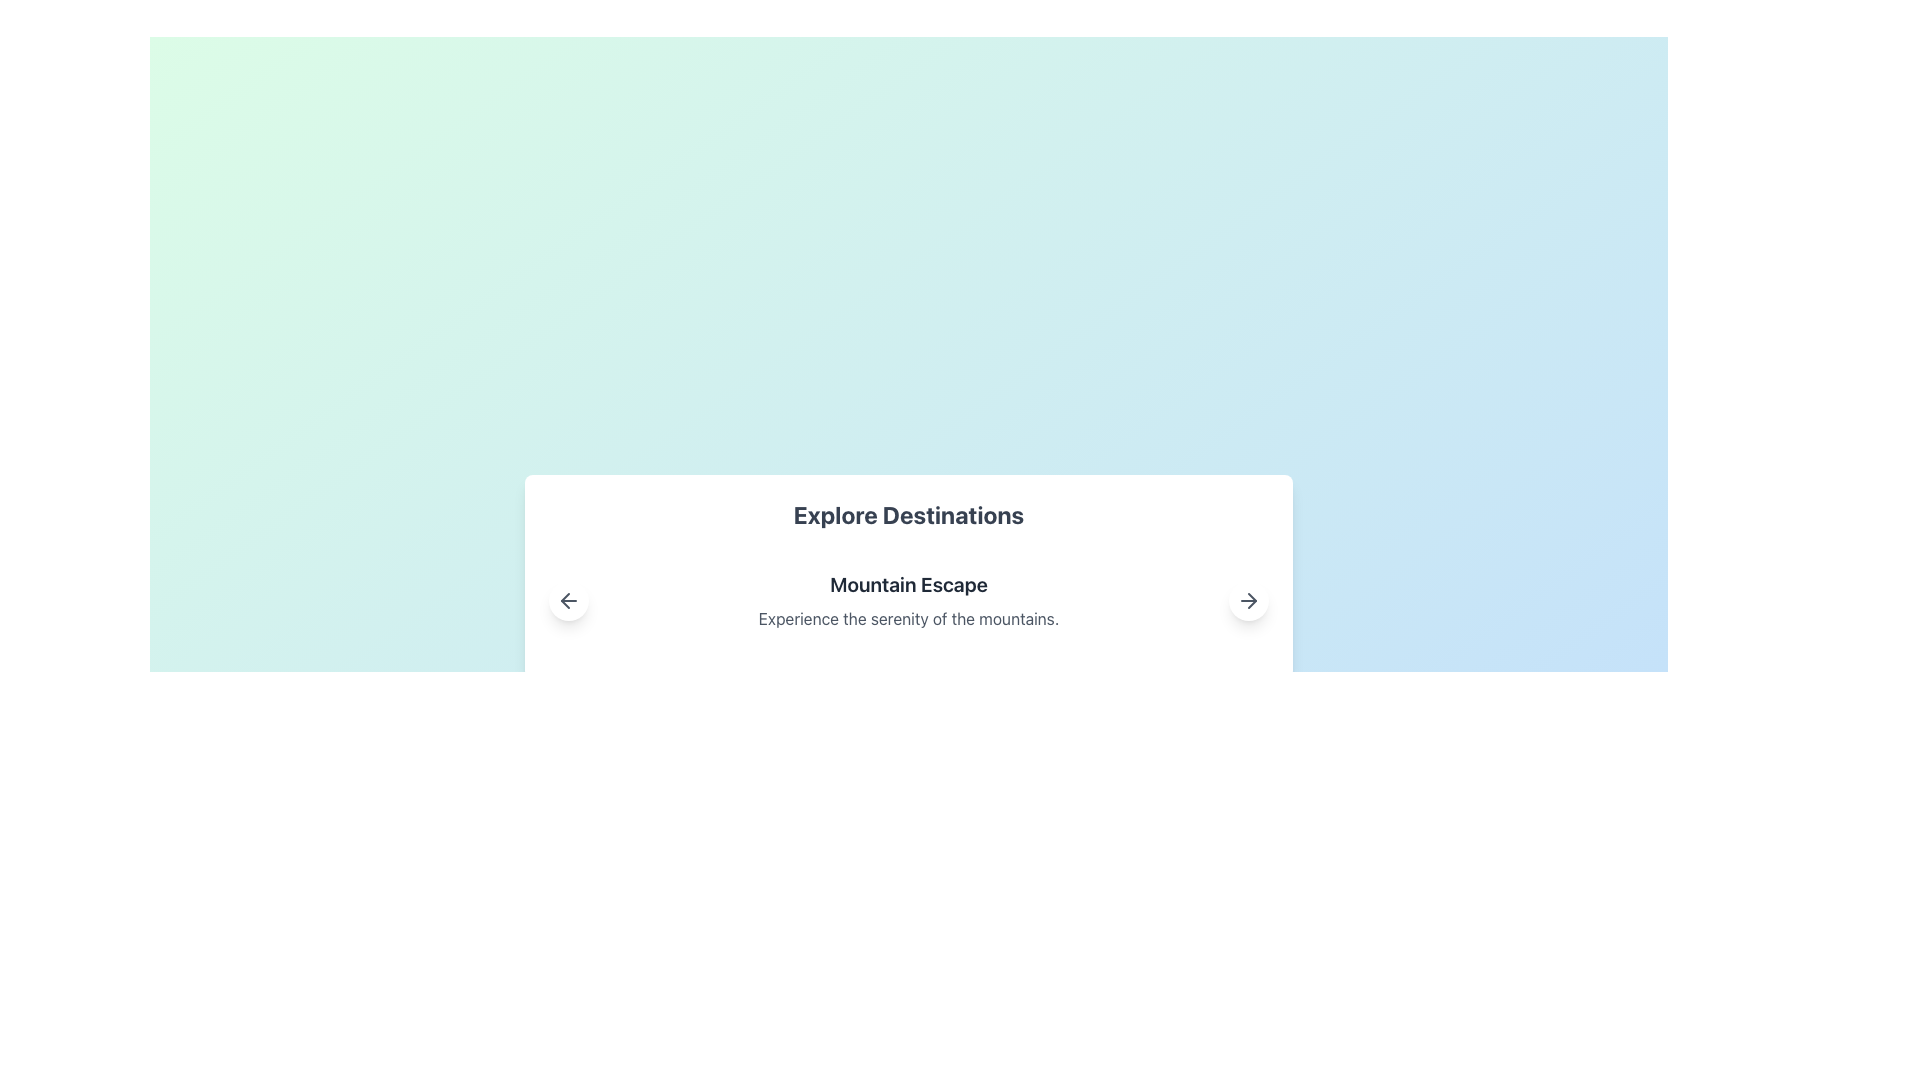 The image size is (1920, 1080). I want to click on the leftward-pointing arrow icon located in the top-left corner of the card element labeled 'Mountain Escape.', so click(564, 600).